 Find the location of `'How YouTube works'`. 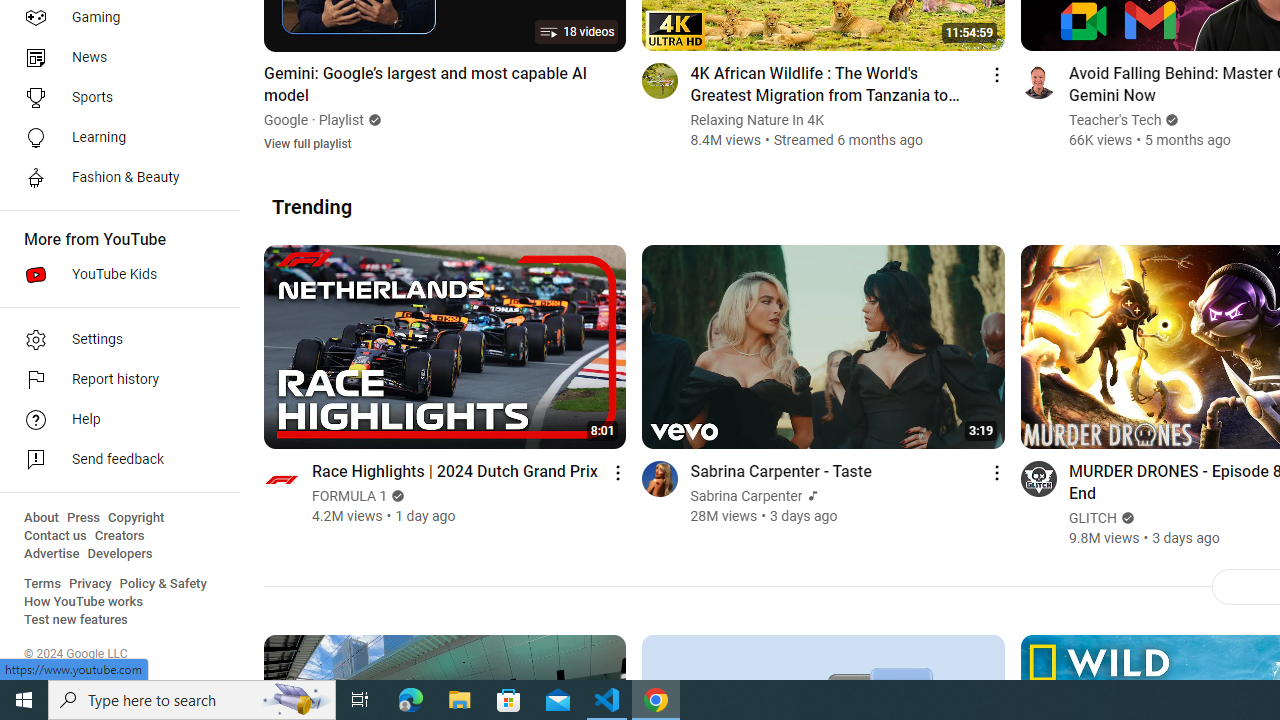

'How YouTube works' is located at coordinates (82, 601).